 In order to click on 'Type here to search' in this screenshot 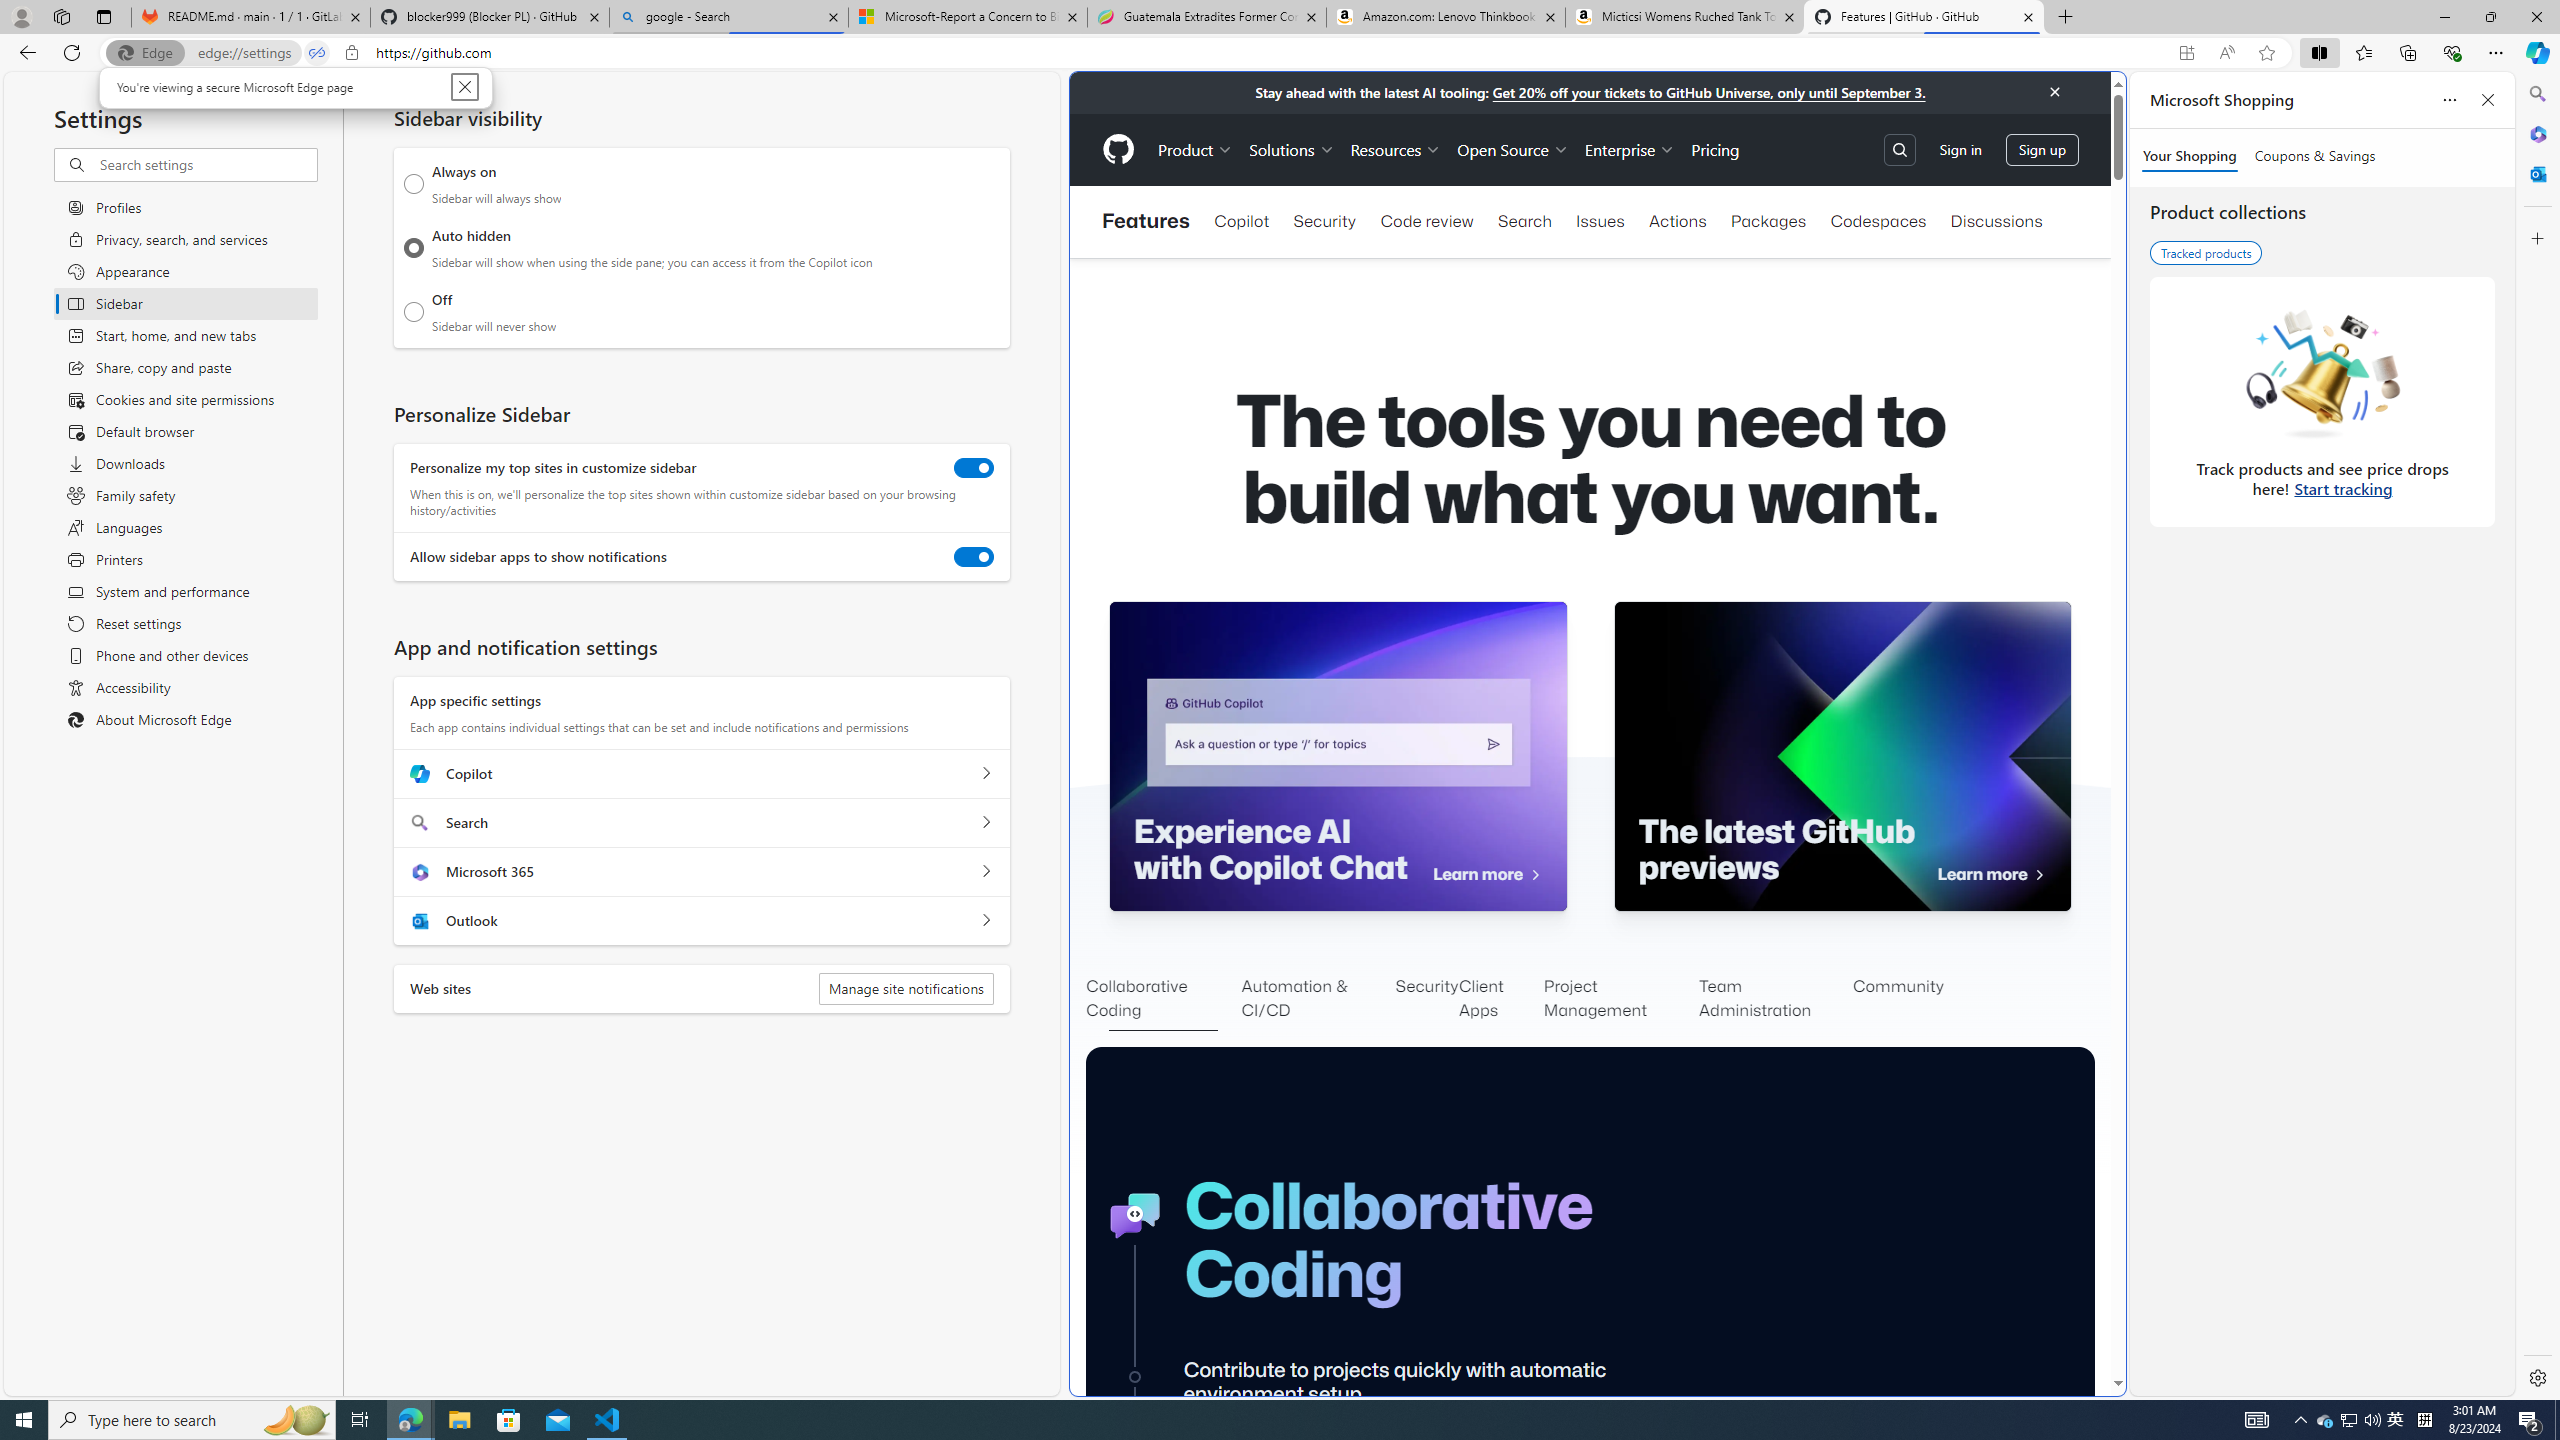, I will do `click(191, 1418)`.